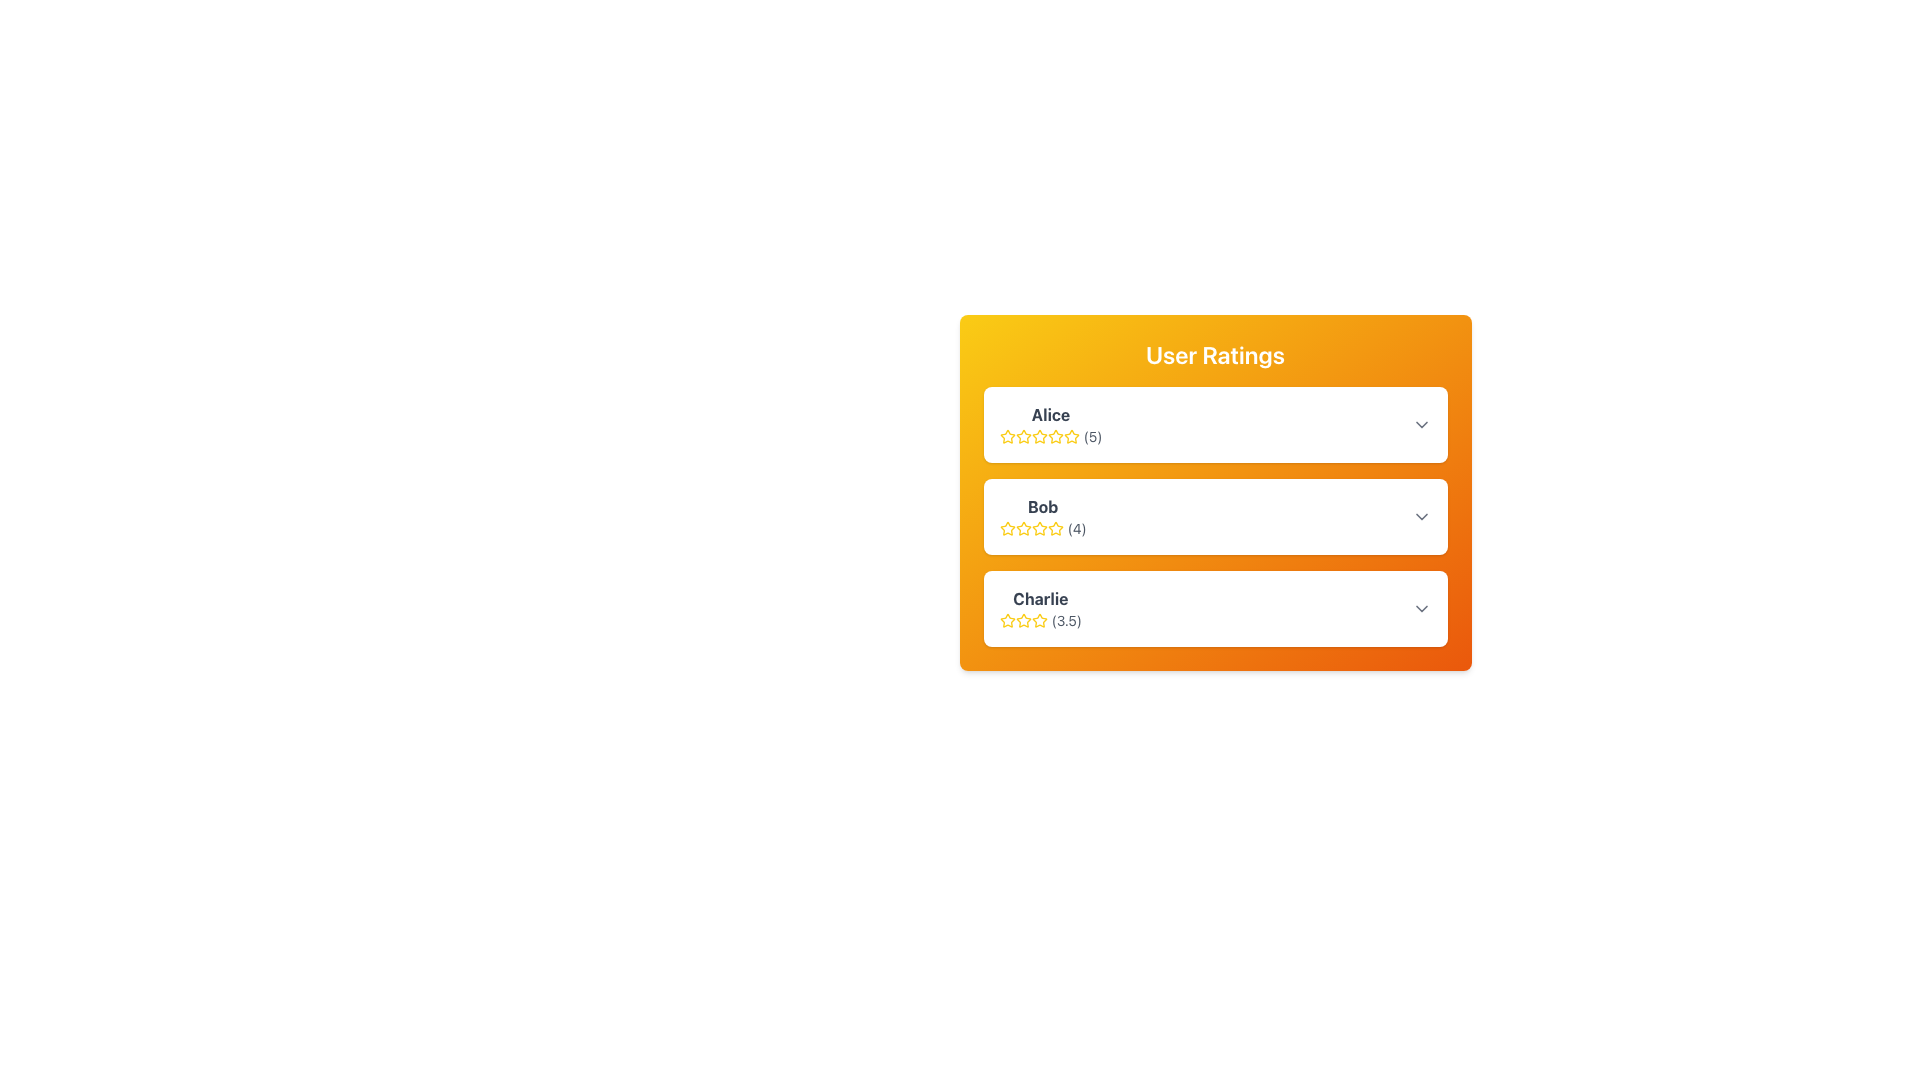  What do you see at coordinates (1076, 527) in the screenshot?
I see `the text label displaying the number '(4)' next to the yellow star icons in the user ratings for 'Bob'` at bounding box center [1076, 527].